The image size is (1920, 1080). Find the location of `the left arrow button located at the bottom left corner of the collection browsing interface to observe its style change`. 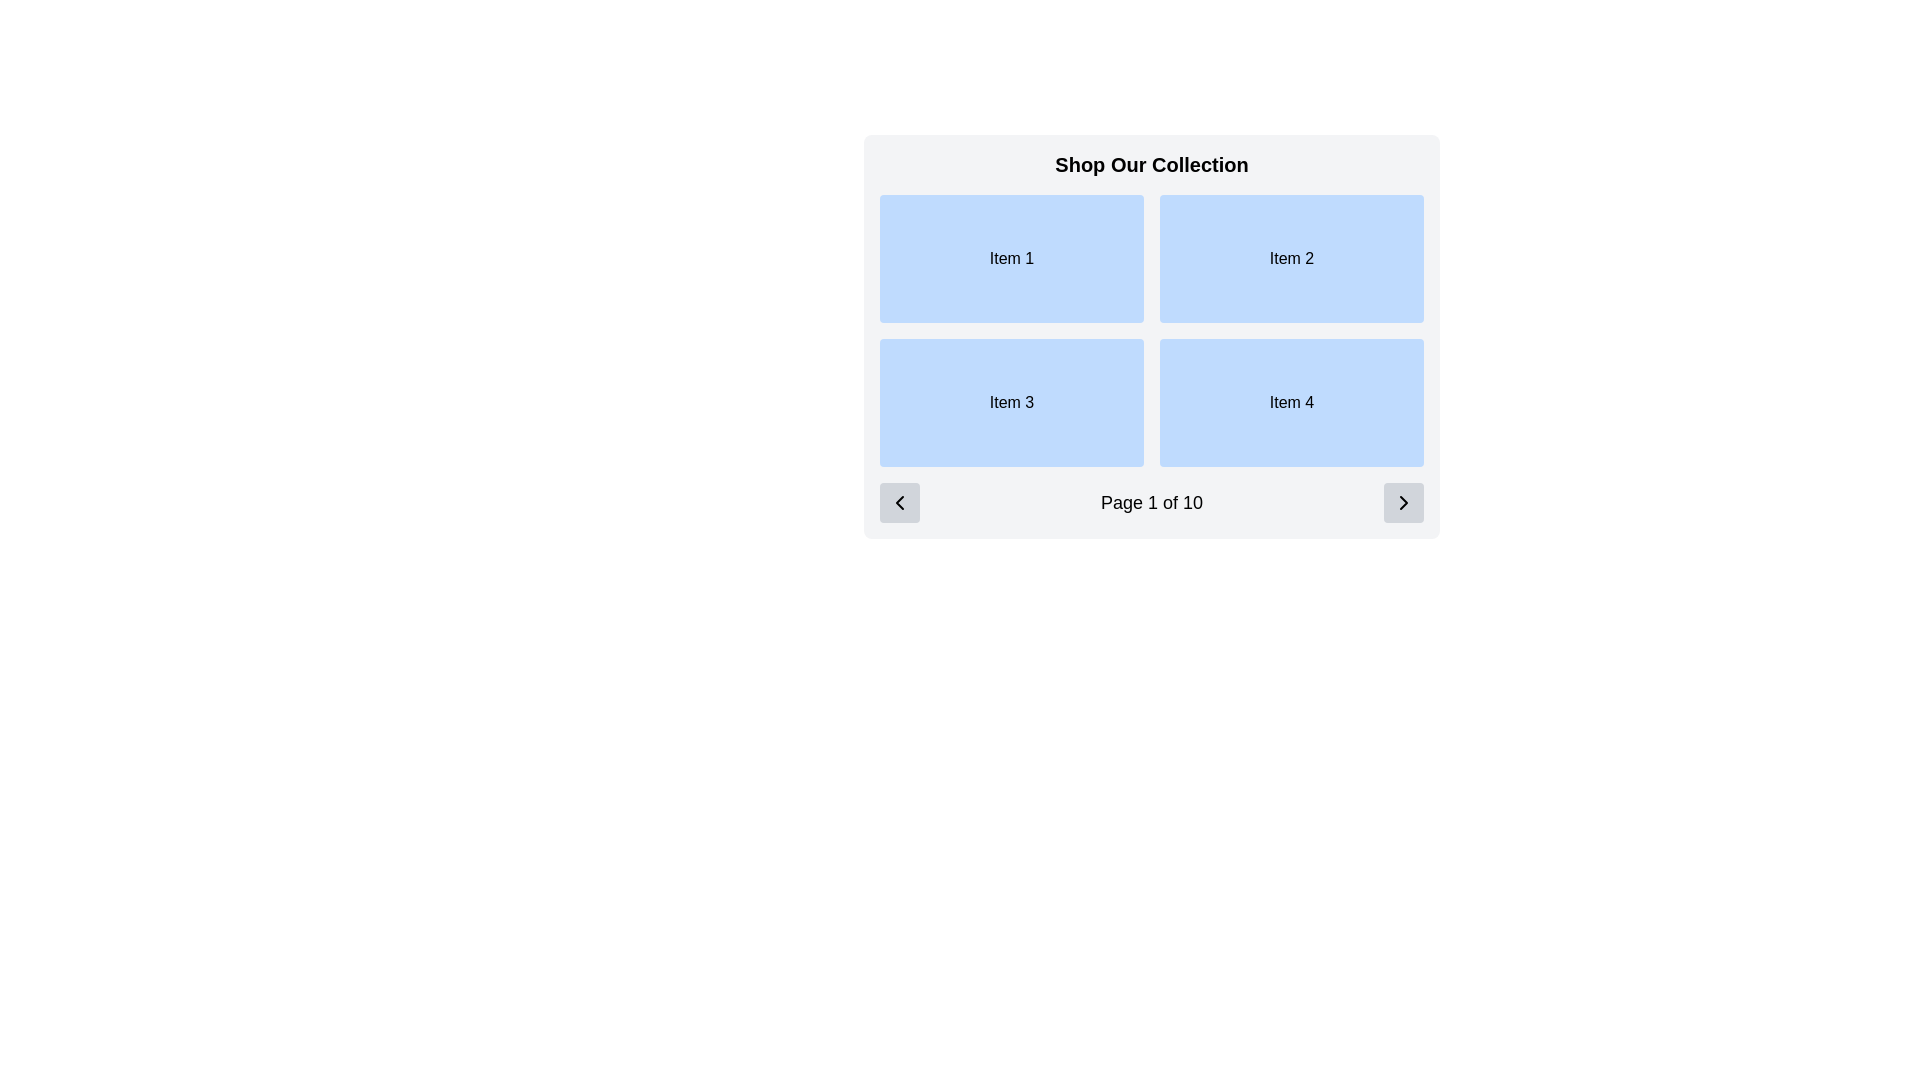

the left arrow button located at the bottom left corner of the collection browsing interface to observe its style change is located at coordinates (899, 501).